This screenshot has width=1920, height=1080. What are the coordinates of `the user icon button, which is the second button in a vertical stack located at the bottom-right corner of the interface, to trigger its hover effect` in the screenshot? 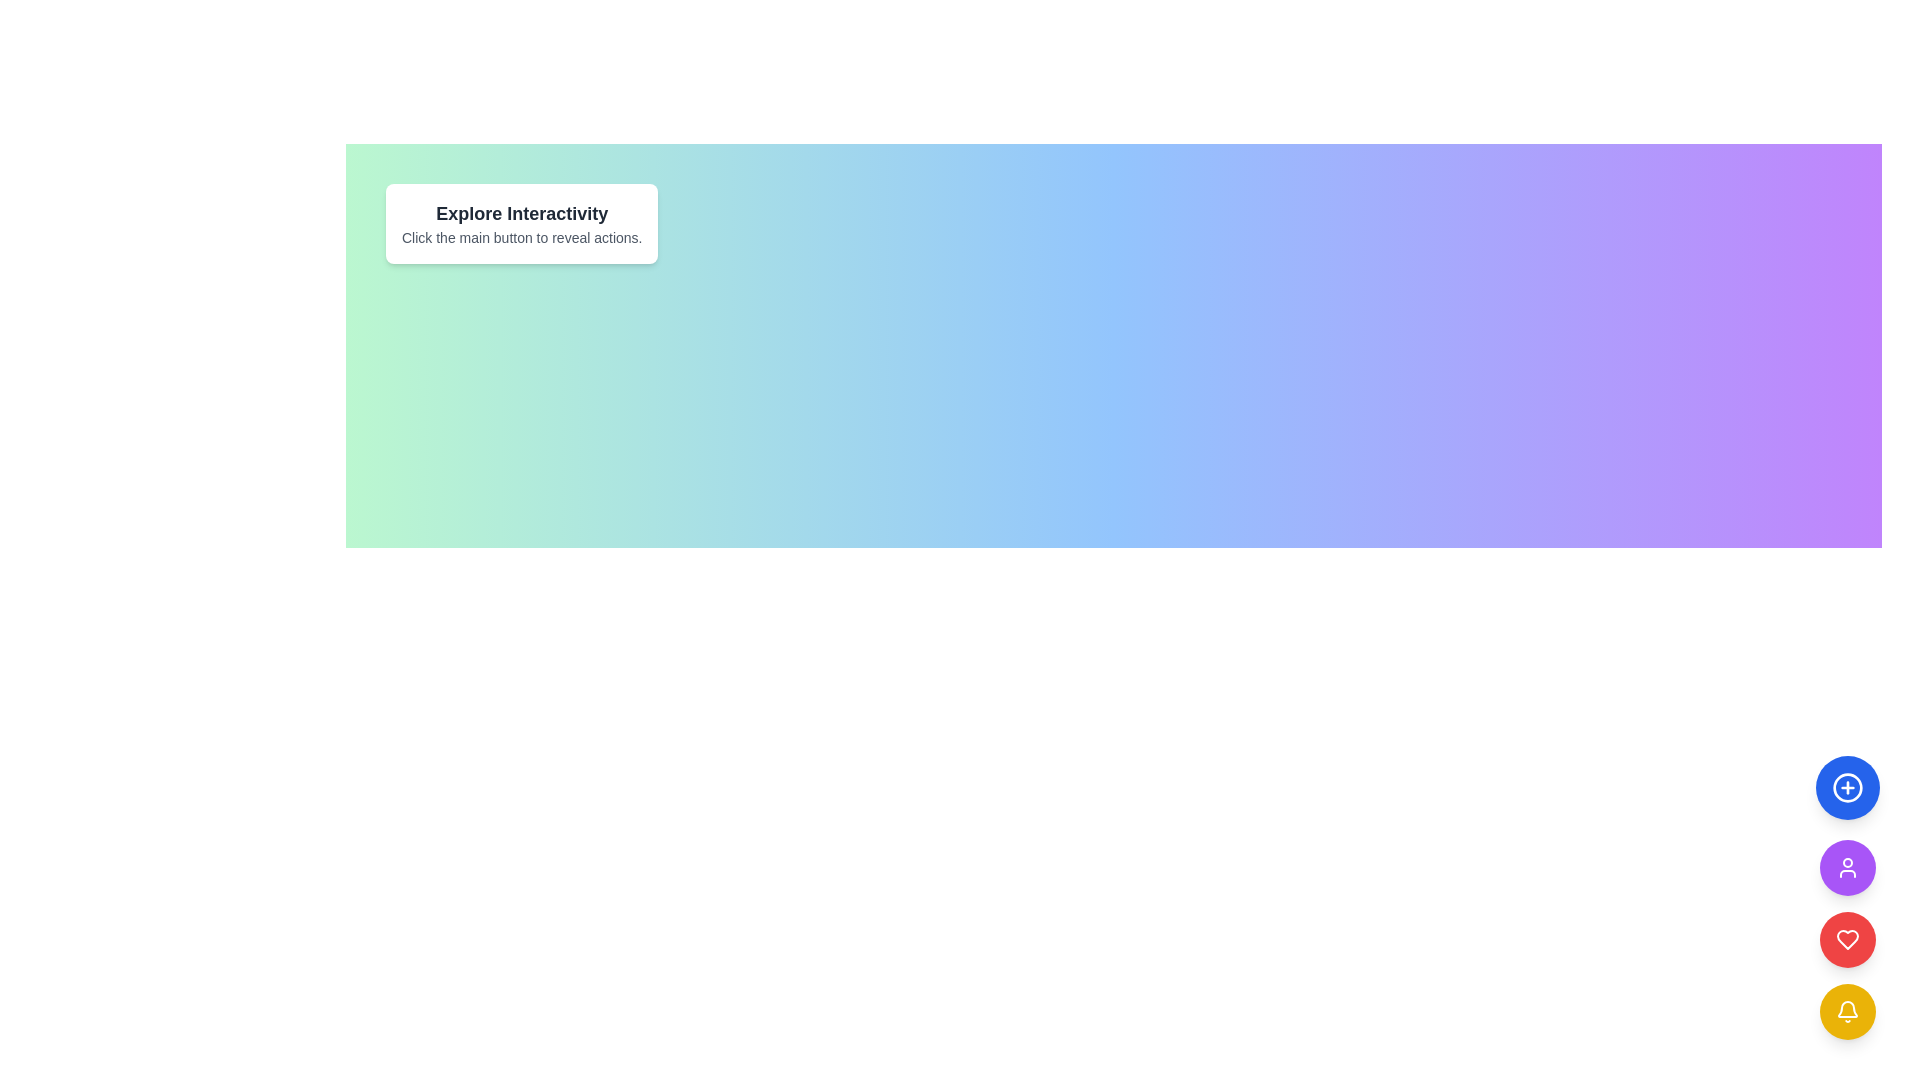 It's located at (1847, 866).